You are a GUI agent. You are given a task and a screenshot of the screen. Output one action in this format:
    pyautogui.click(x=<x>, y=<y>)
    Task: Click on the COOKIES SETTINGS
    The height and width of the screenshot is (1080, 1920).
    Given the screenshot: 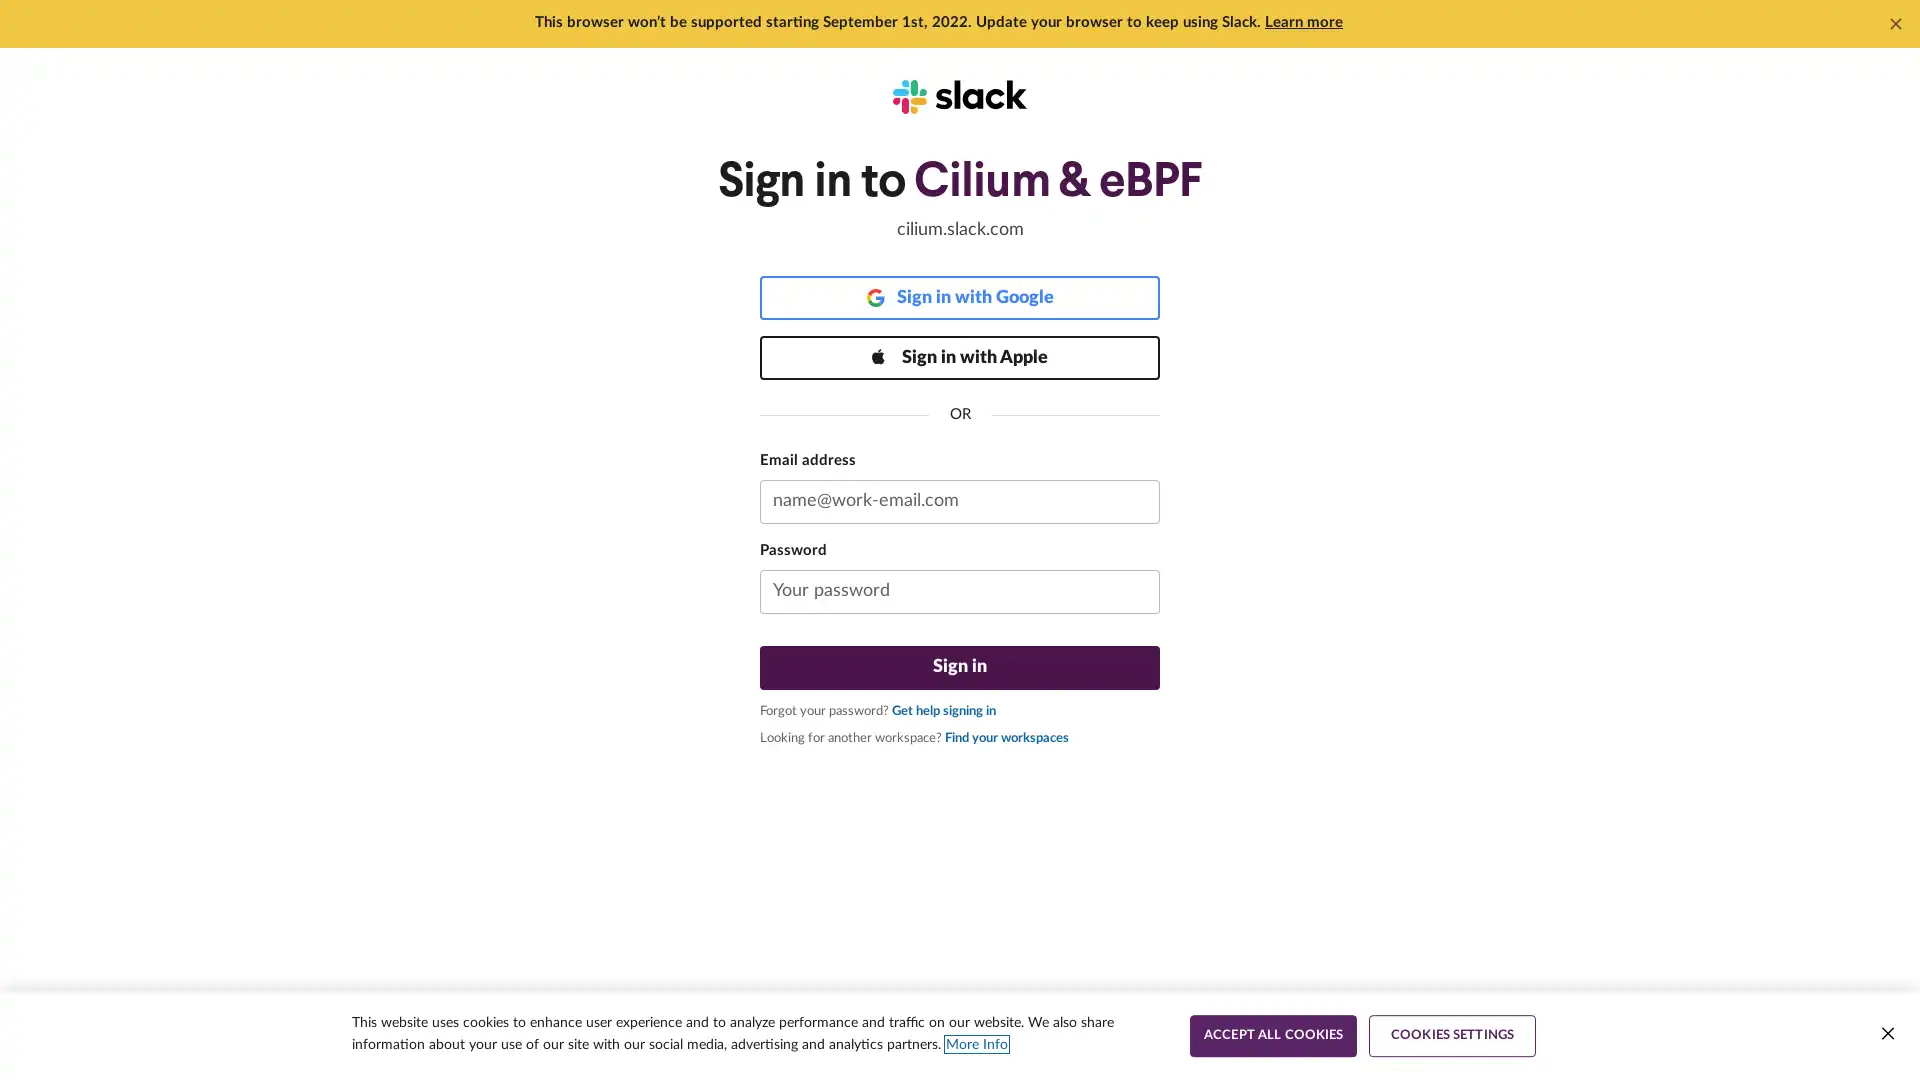 What is the action you would take?
    pyautogui.click(x=1452, y=1035)
    